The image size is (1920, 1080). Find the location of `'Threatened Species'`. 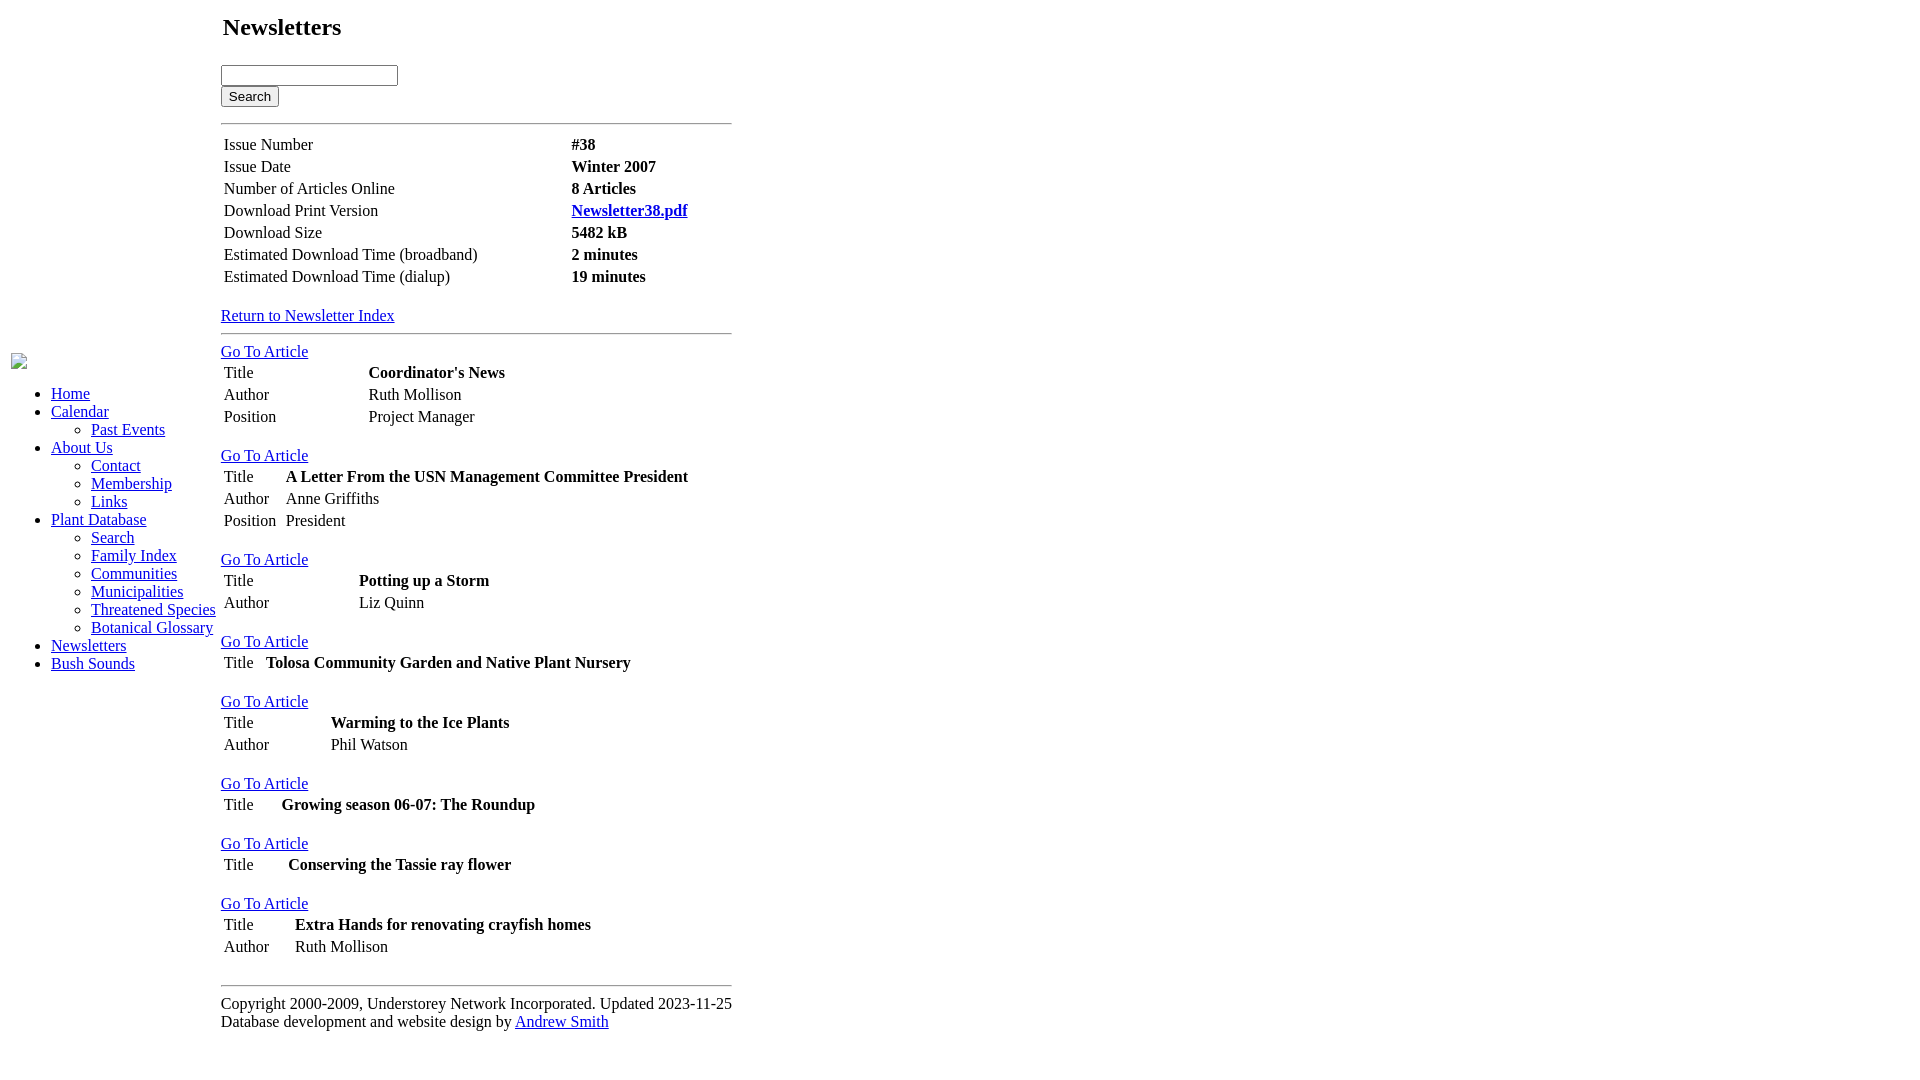

'Threatened Species' is located at coordinates (152, 608).